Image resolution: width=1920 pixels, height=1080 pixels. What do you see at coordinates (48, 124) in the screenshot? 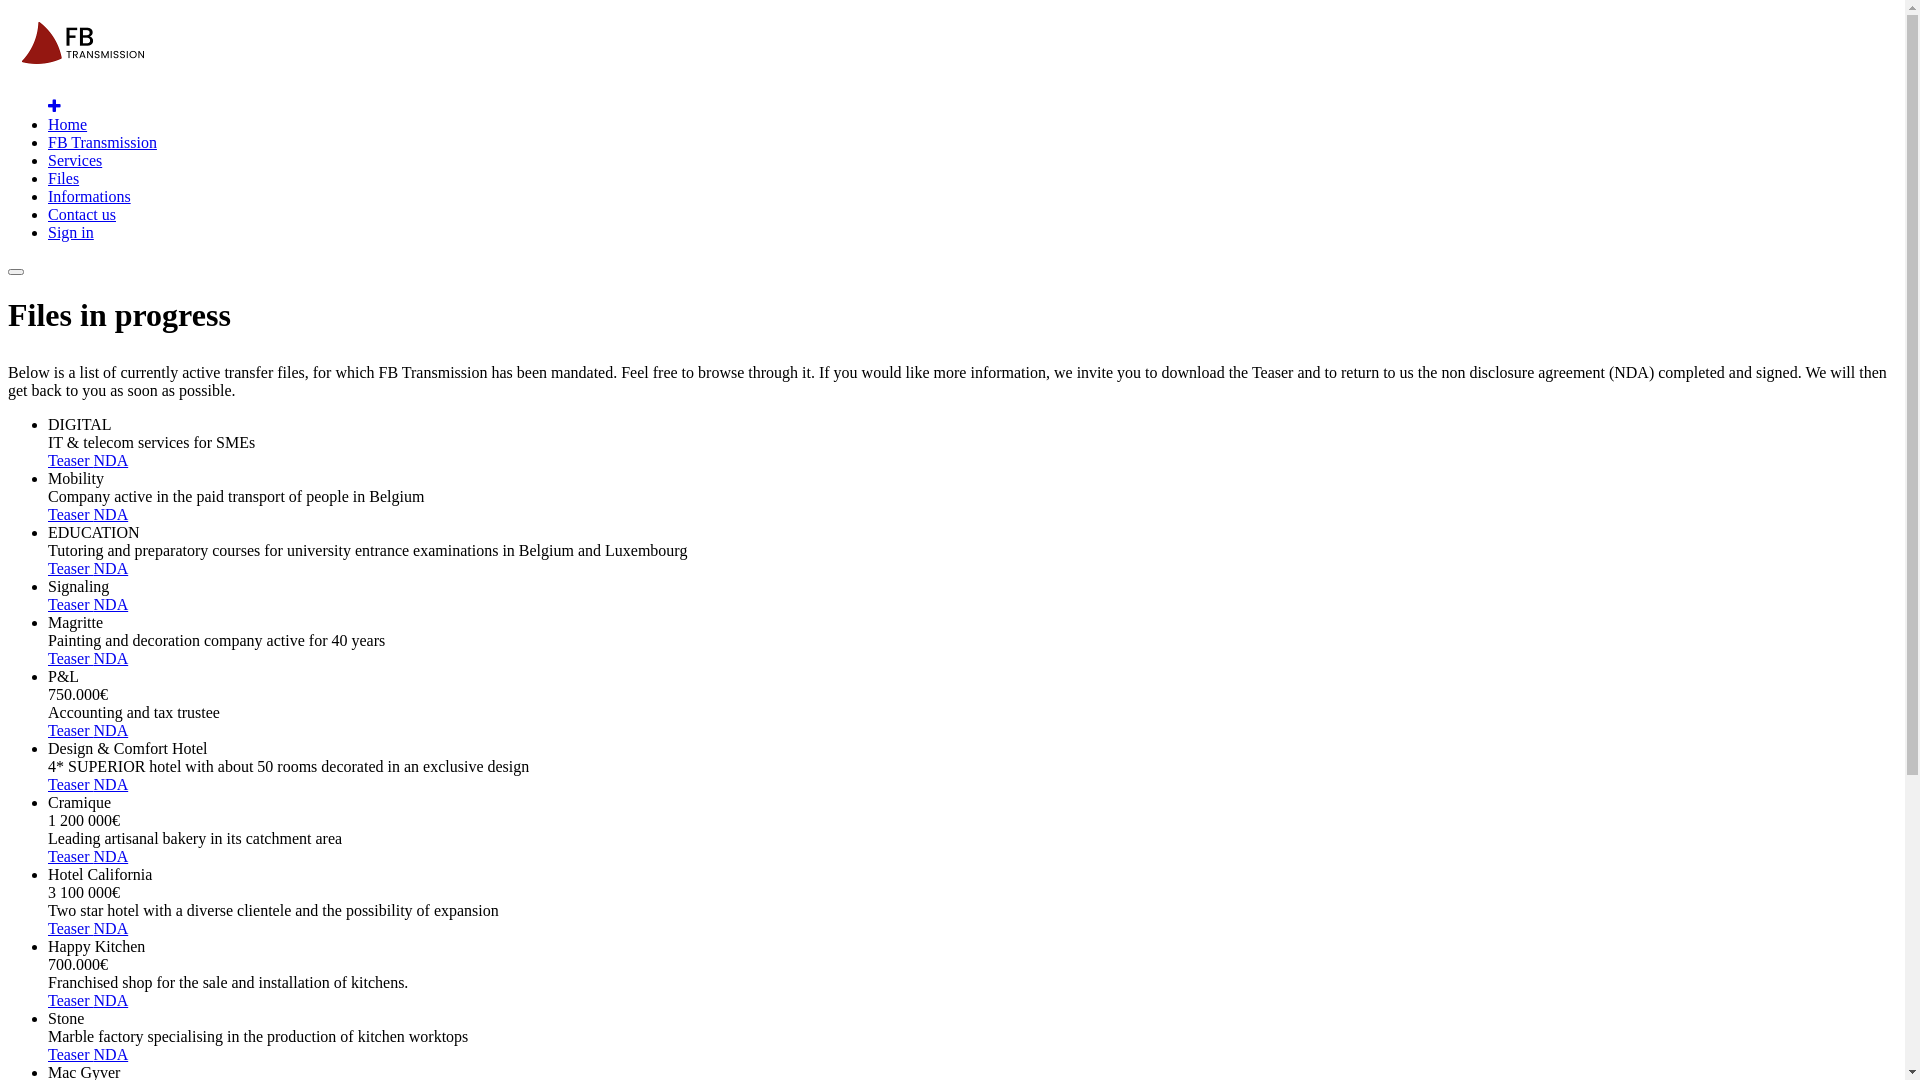
I see `'Home'` at bounding box center [48, 124].